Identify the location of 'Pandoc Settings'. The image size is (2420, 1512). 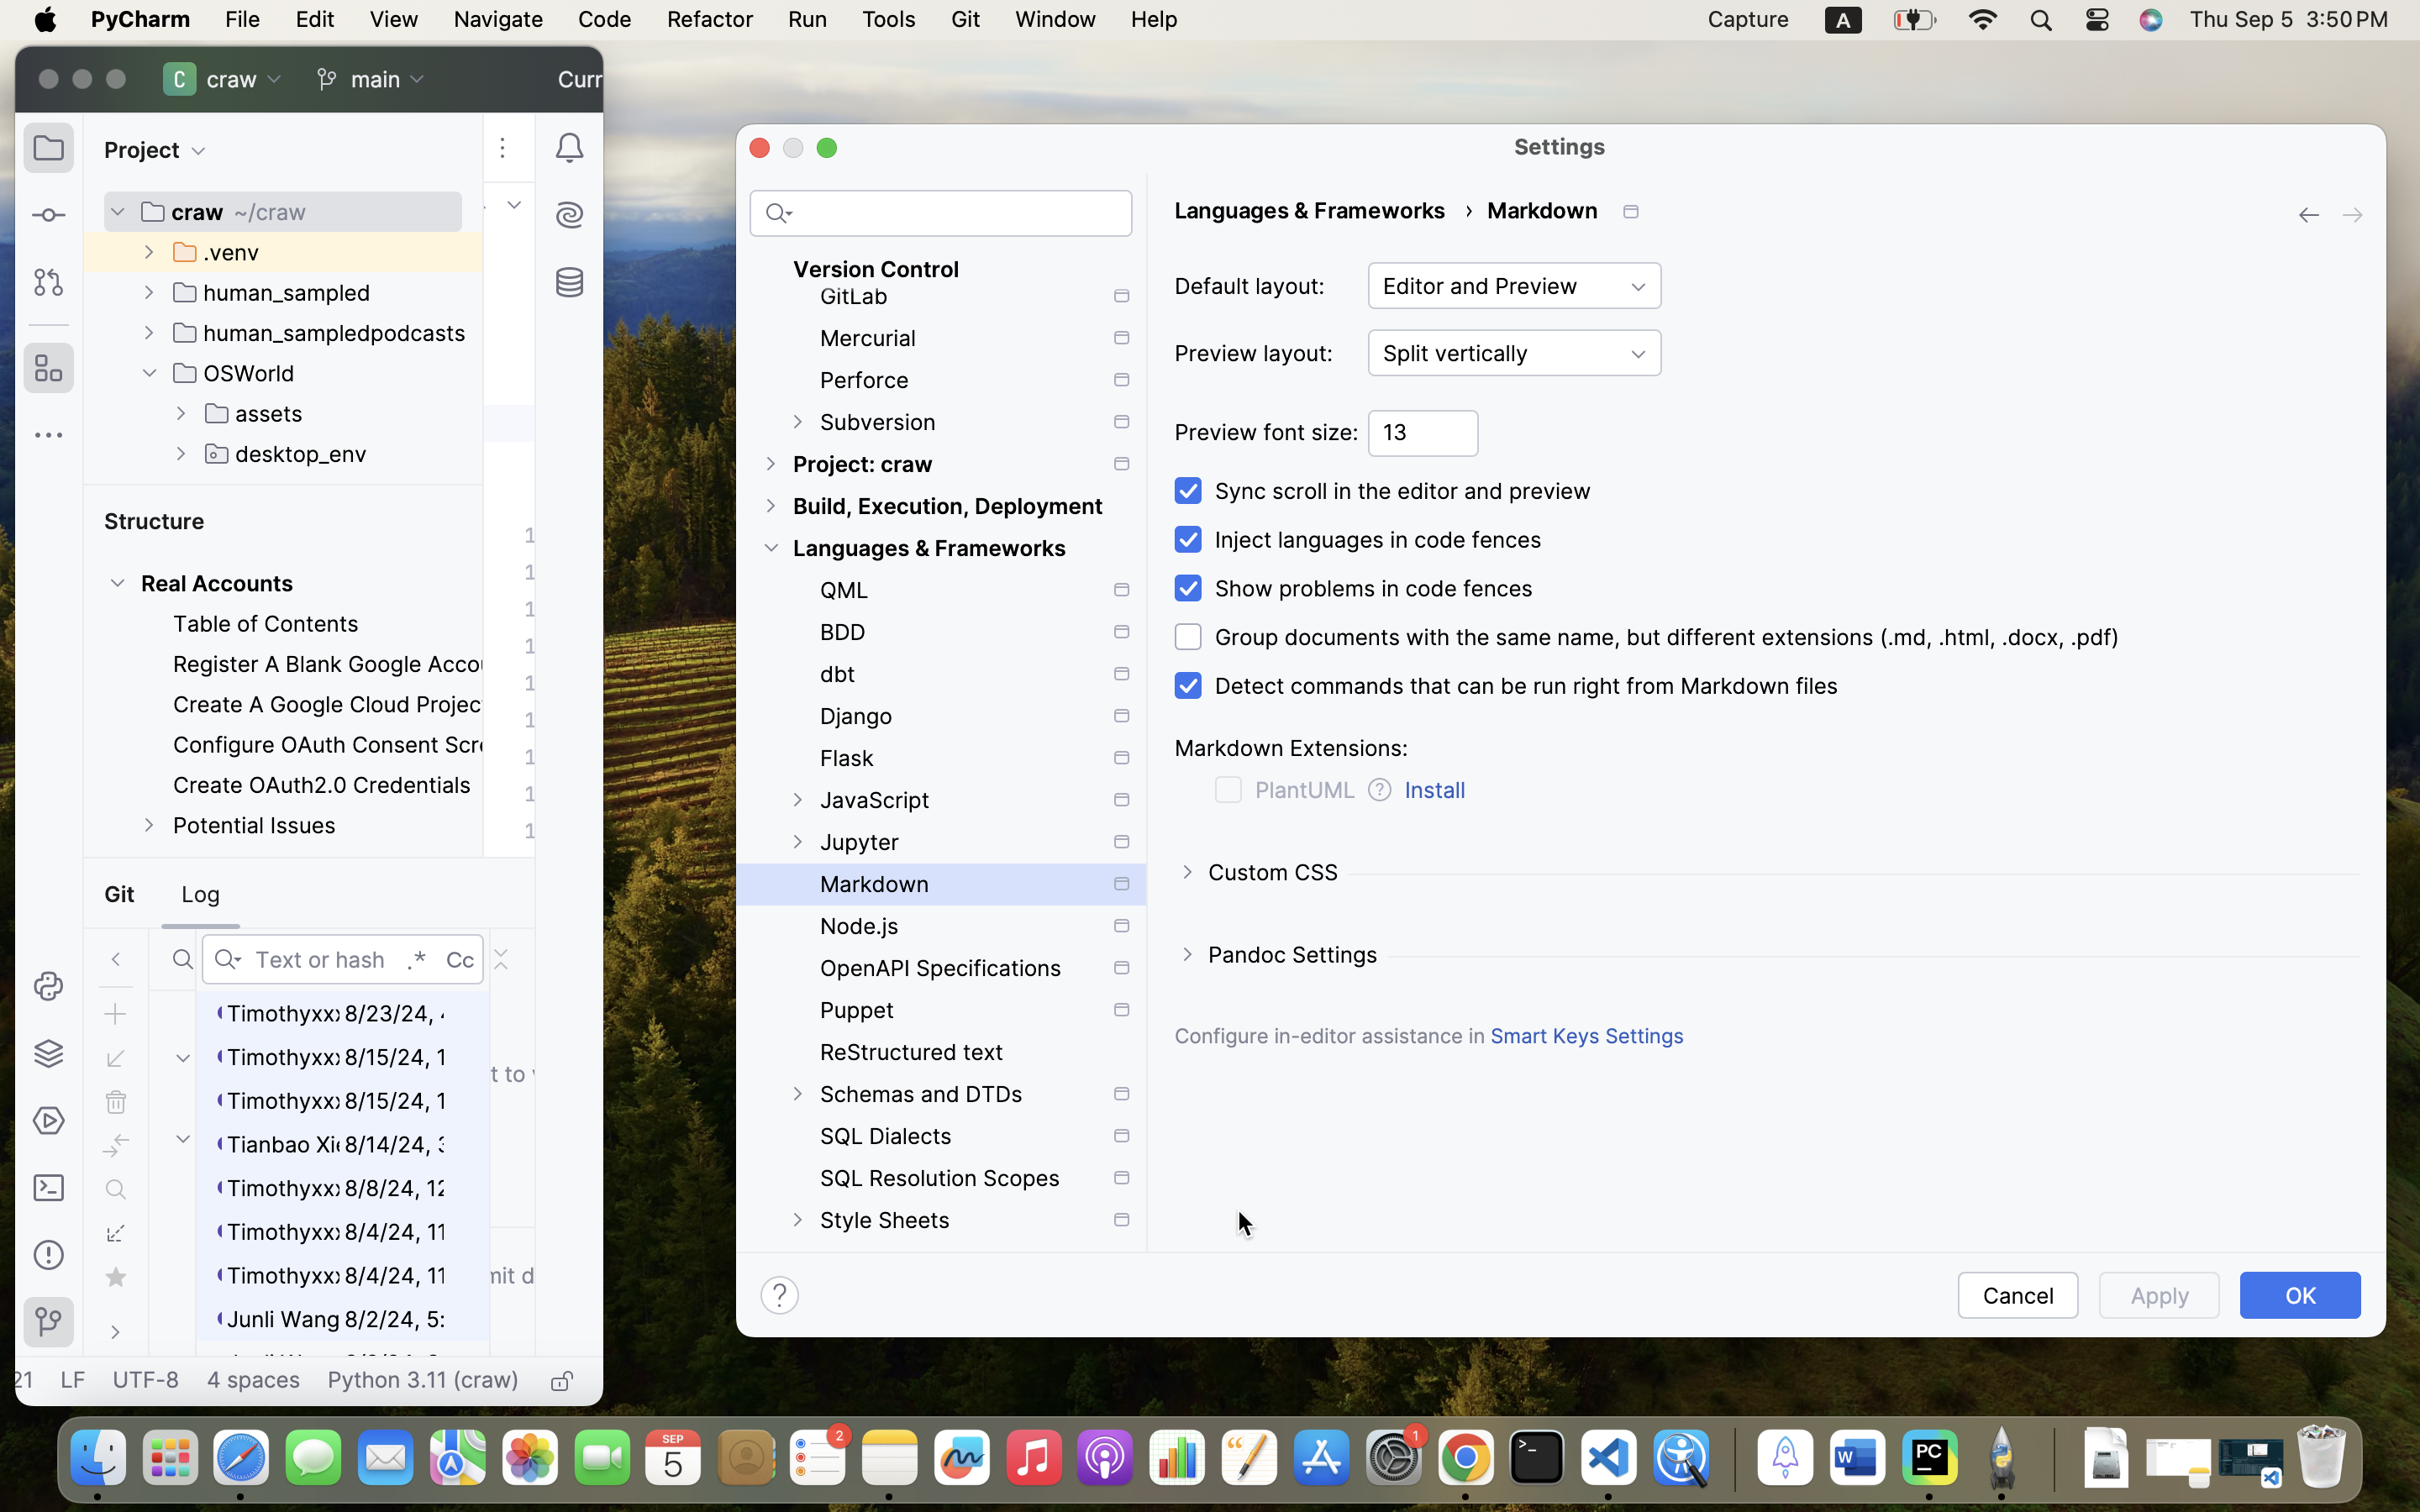
(1278, 953).